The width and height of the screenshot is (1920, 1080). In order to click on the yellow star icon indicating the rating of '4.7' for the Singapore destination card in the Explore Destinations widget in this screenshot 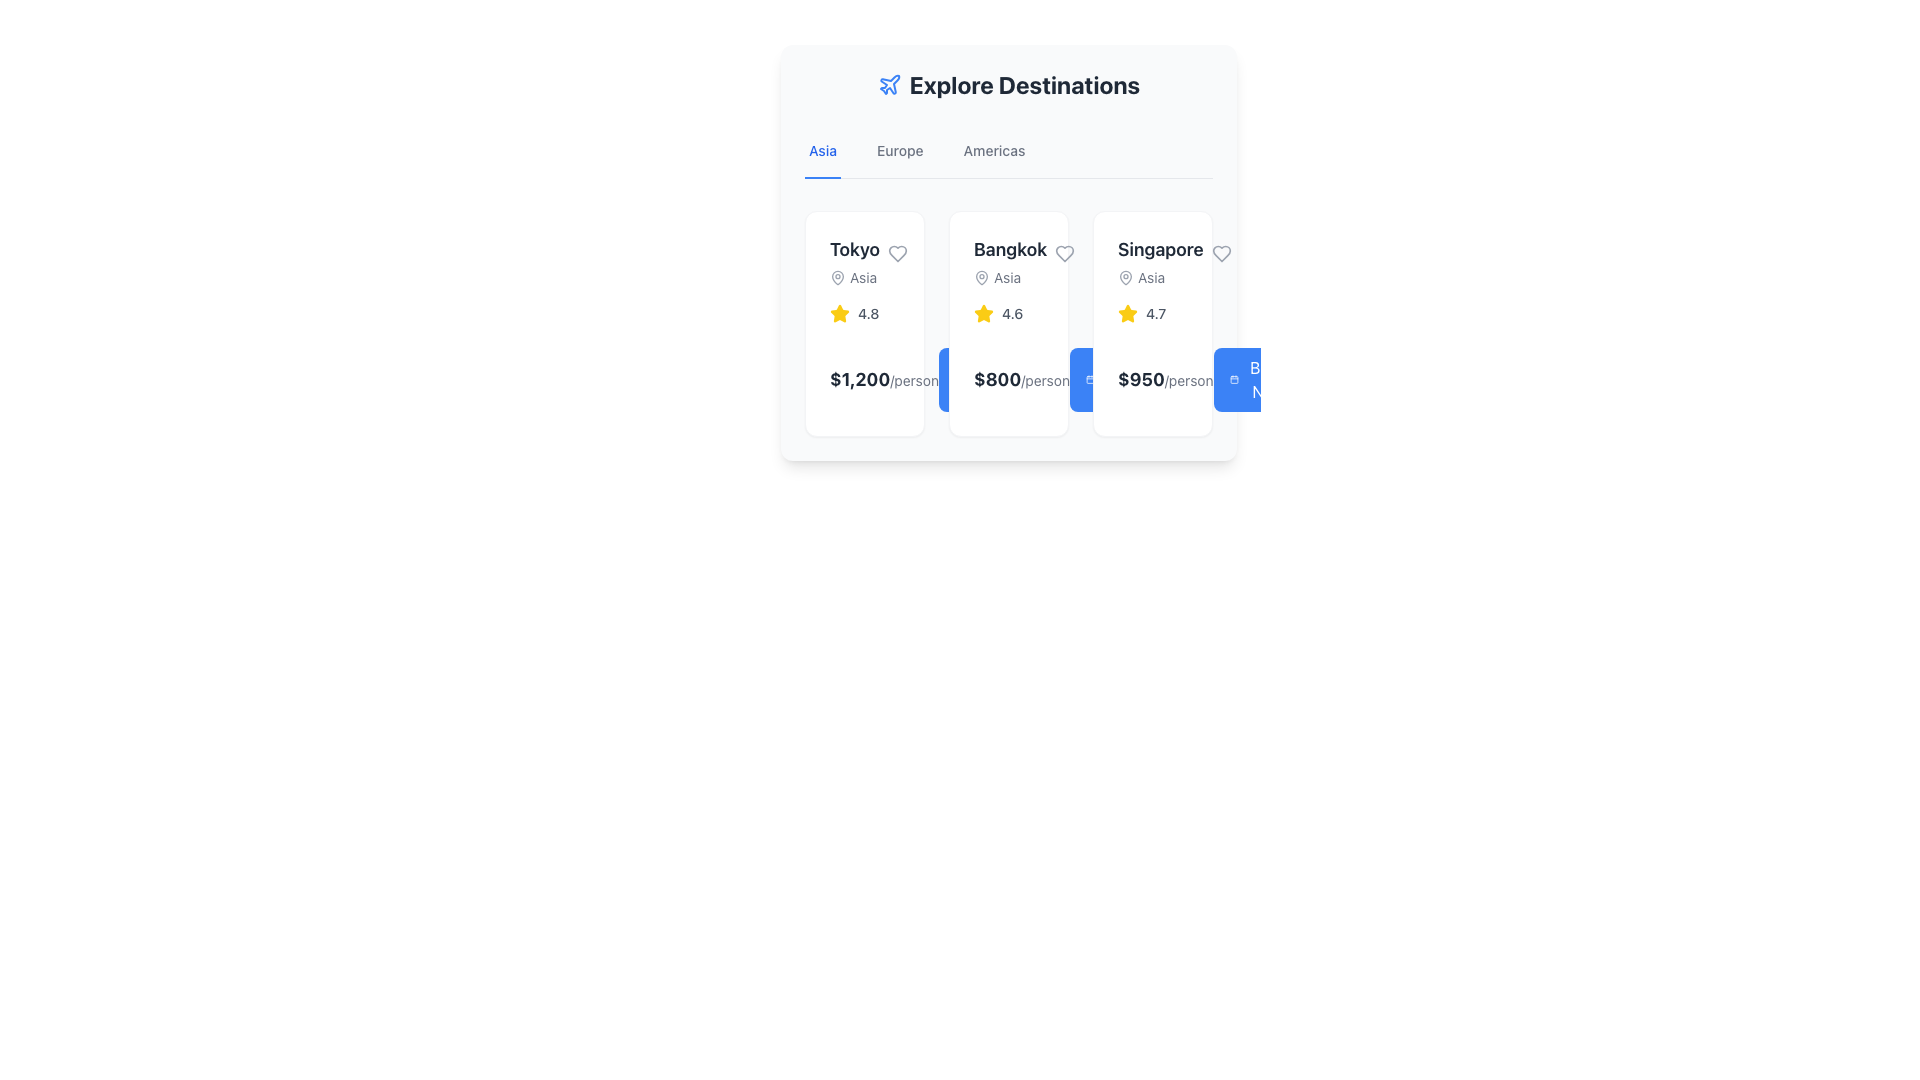, I will do `click(1128, 313)`.